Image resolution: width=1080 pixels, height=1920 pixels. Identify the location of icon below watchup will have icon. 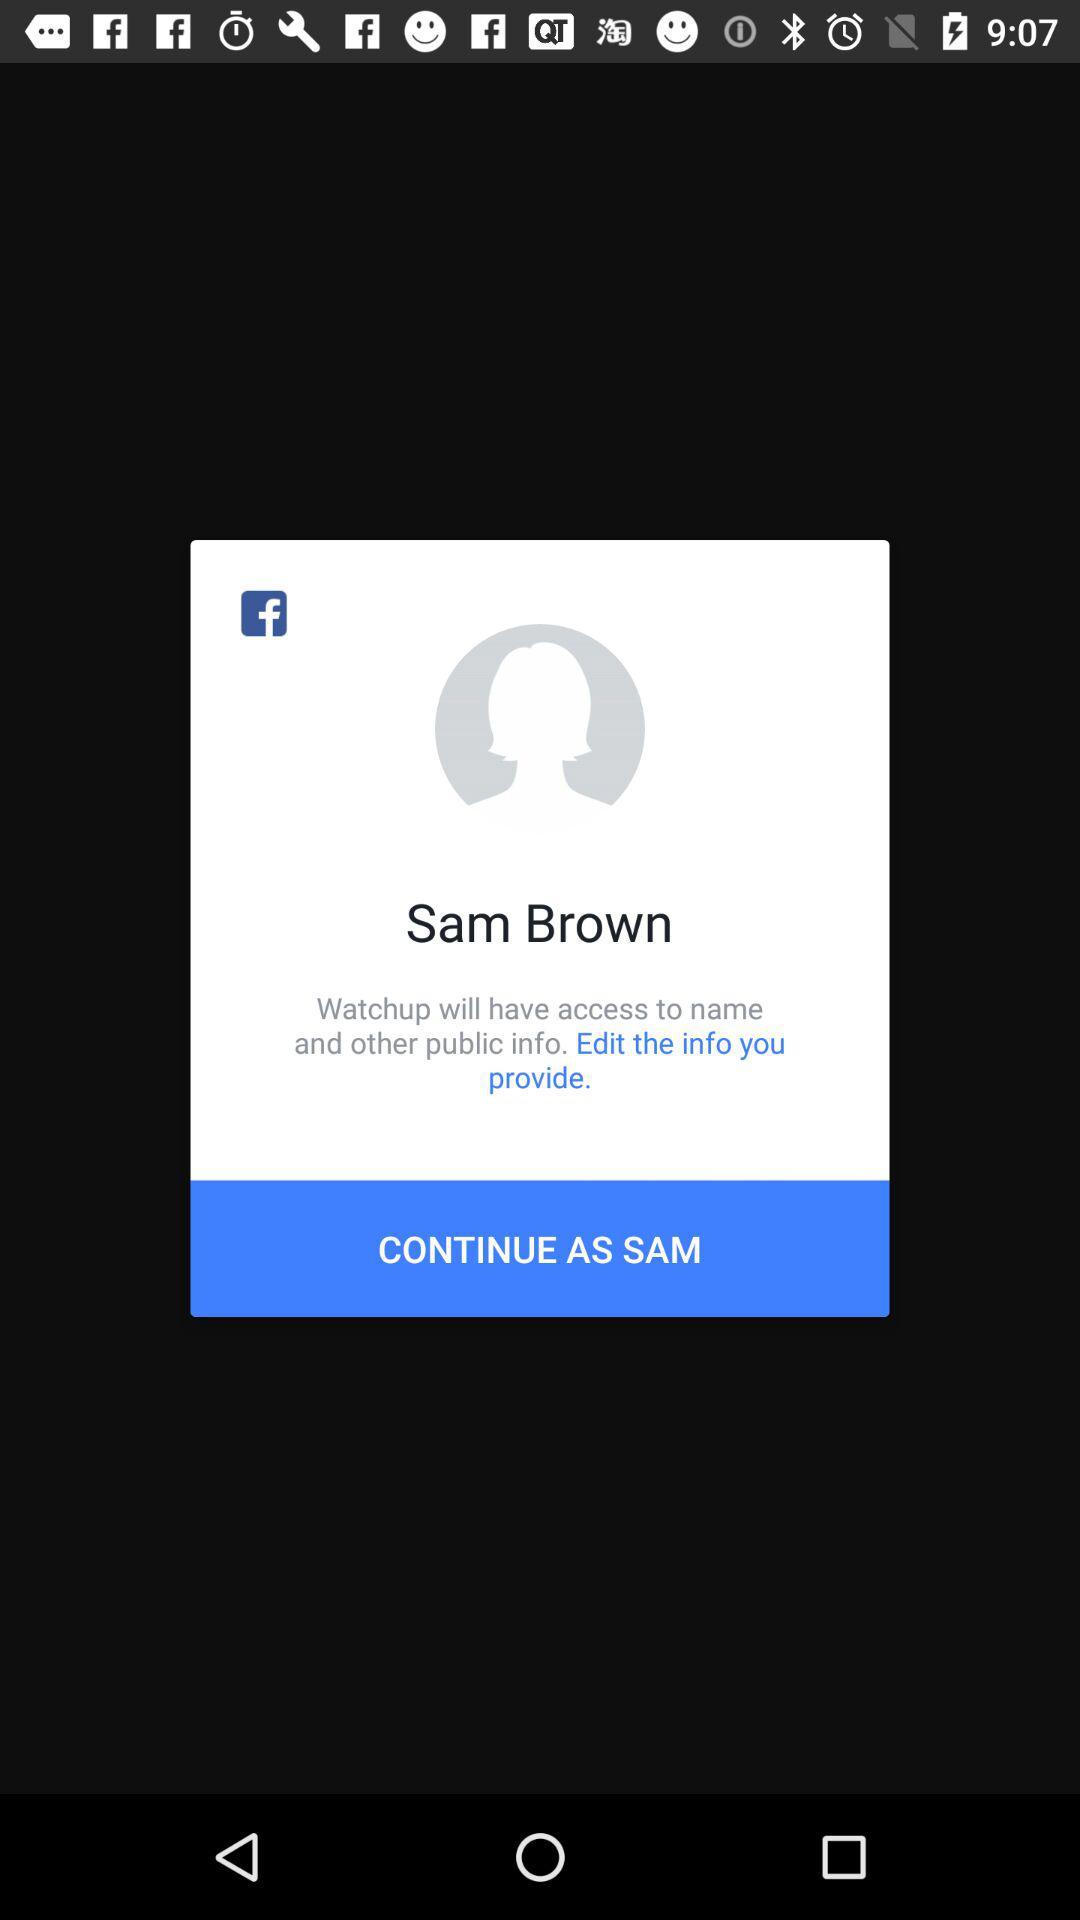
(540, 1247).